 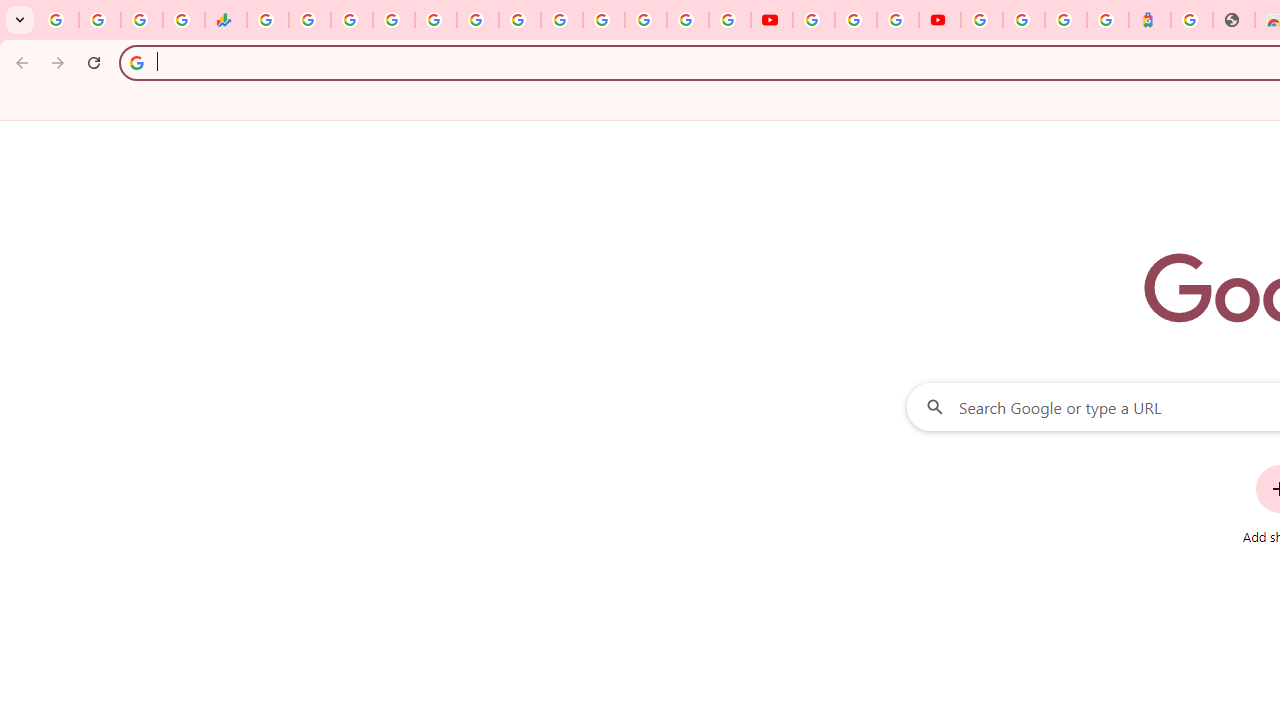 What do you see at coordinates (813, 20) in the screenshot?
I see `'YouTube'` at bounding box center [813, 20].